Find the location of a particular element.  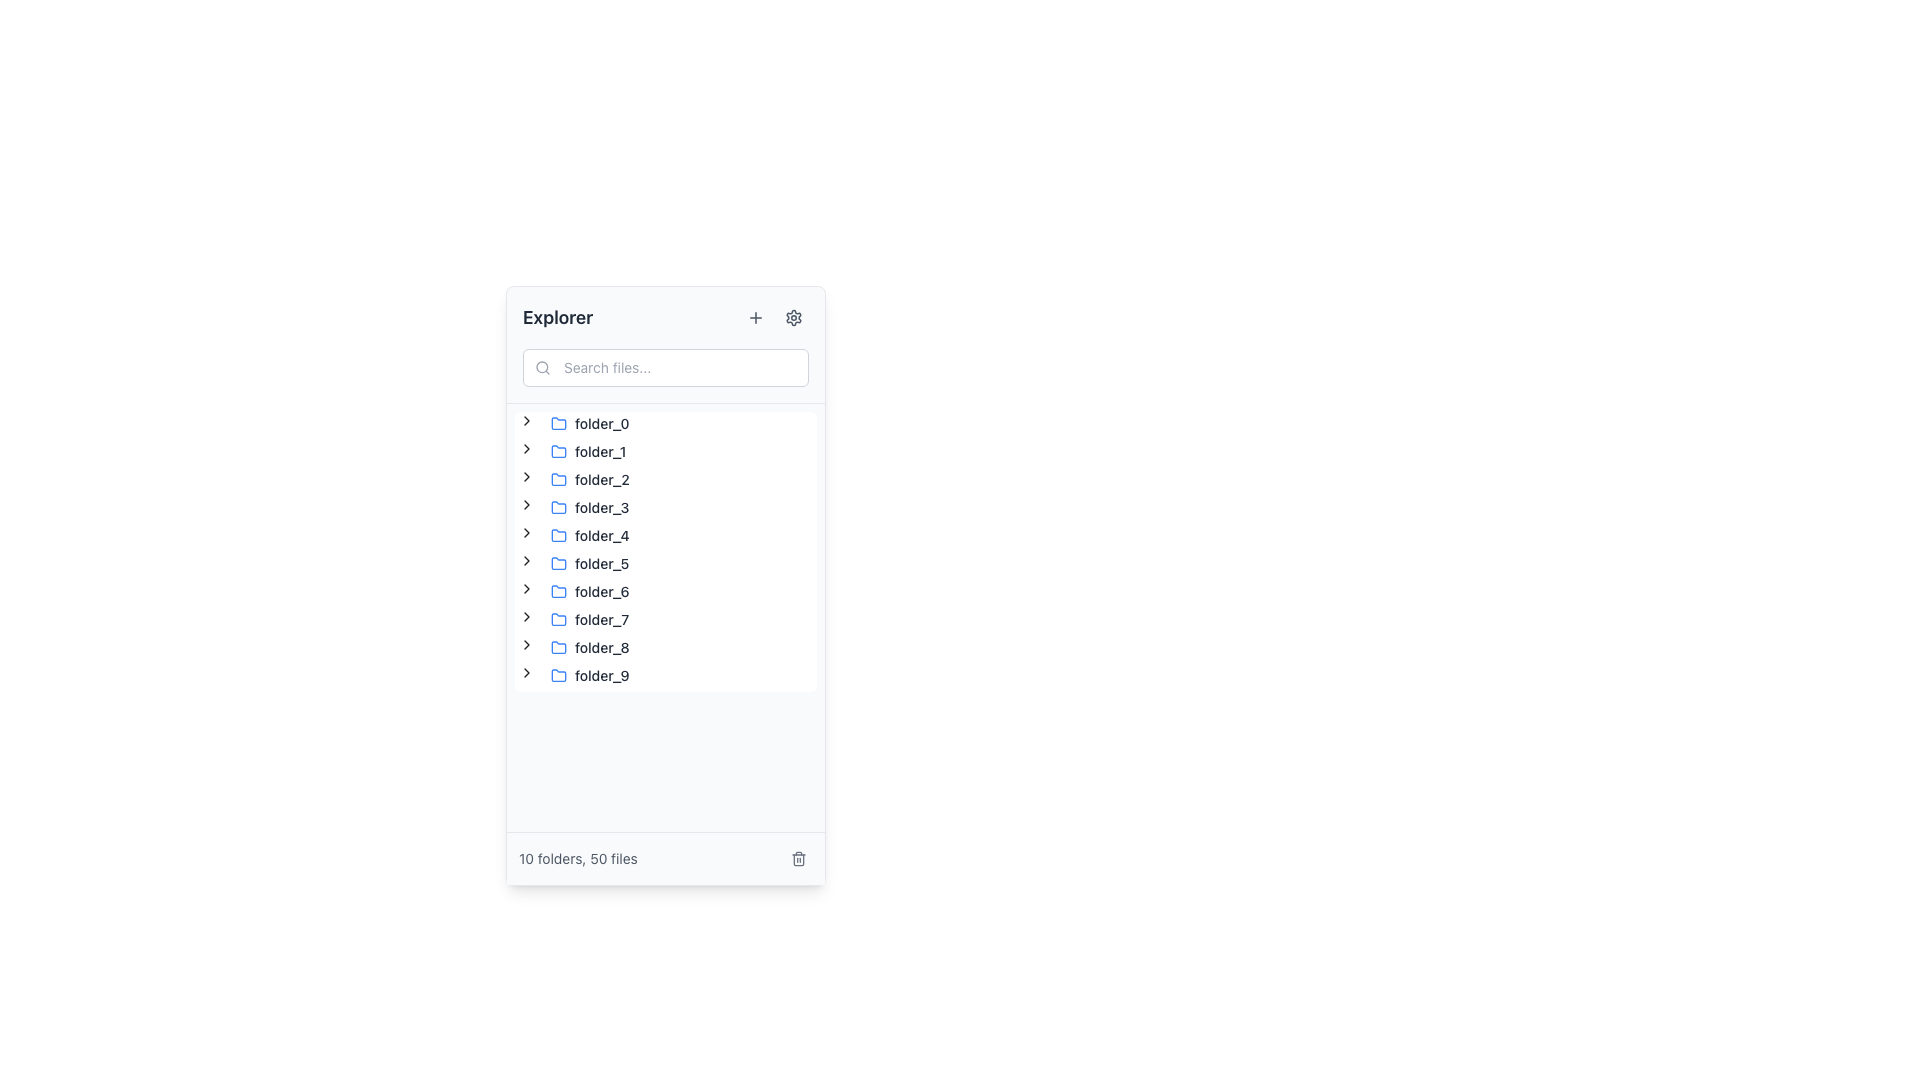

the folder icon, which is the fifth item is located at coordinates (558, 534).